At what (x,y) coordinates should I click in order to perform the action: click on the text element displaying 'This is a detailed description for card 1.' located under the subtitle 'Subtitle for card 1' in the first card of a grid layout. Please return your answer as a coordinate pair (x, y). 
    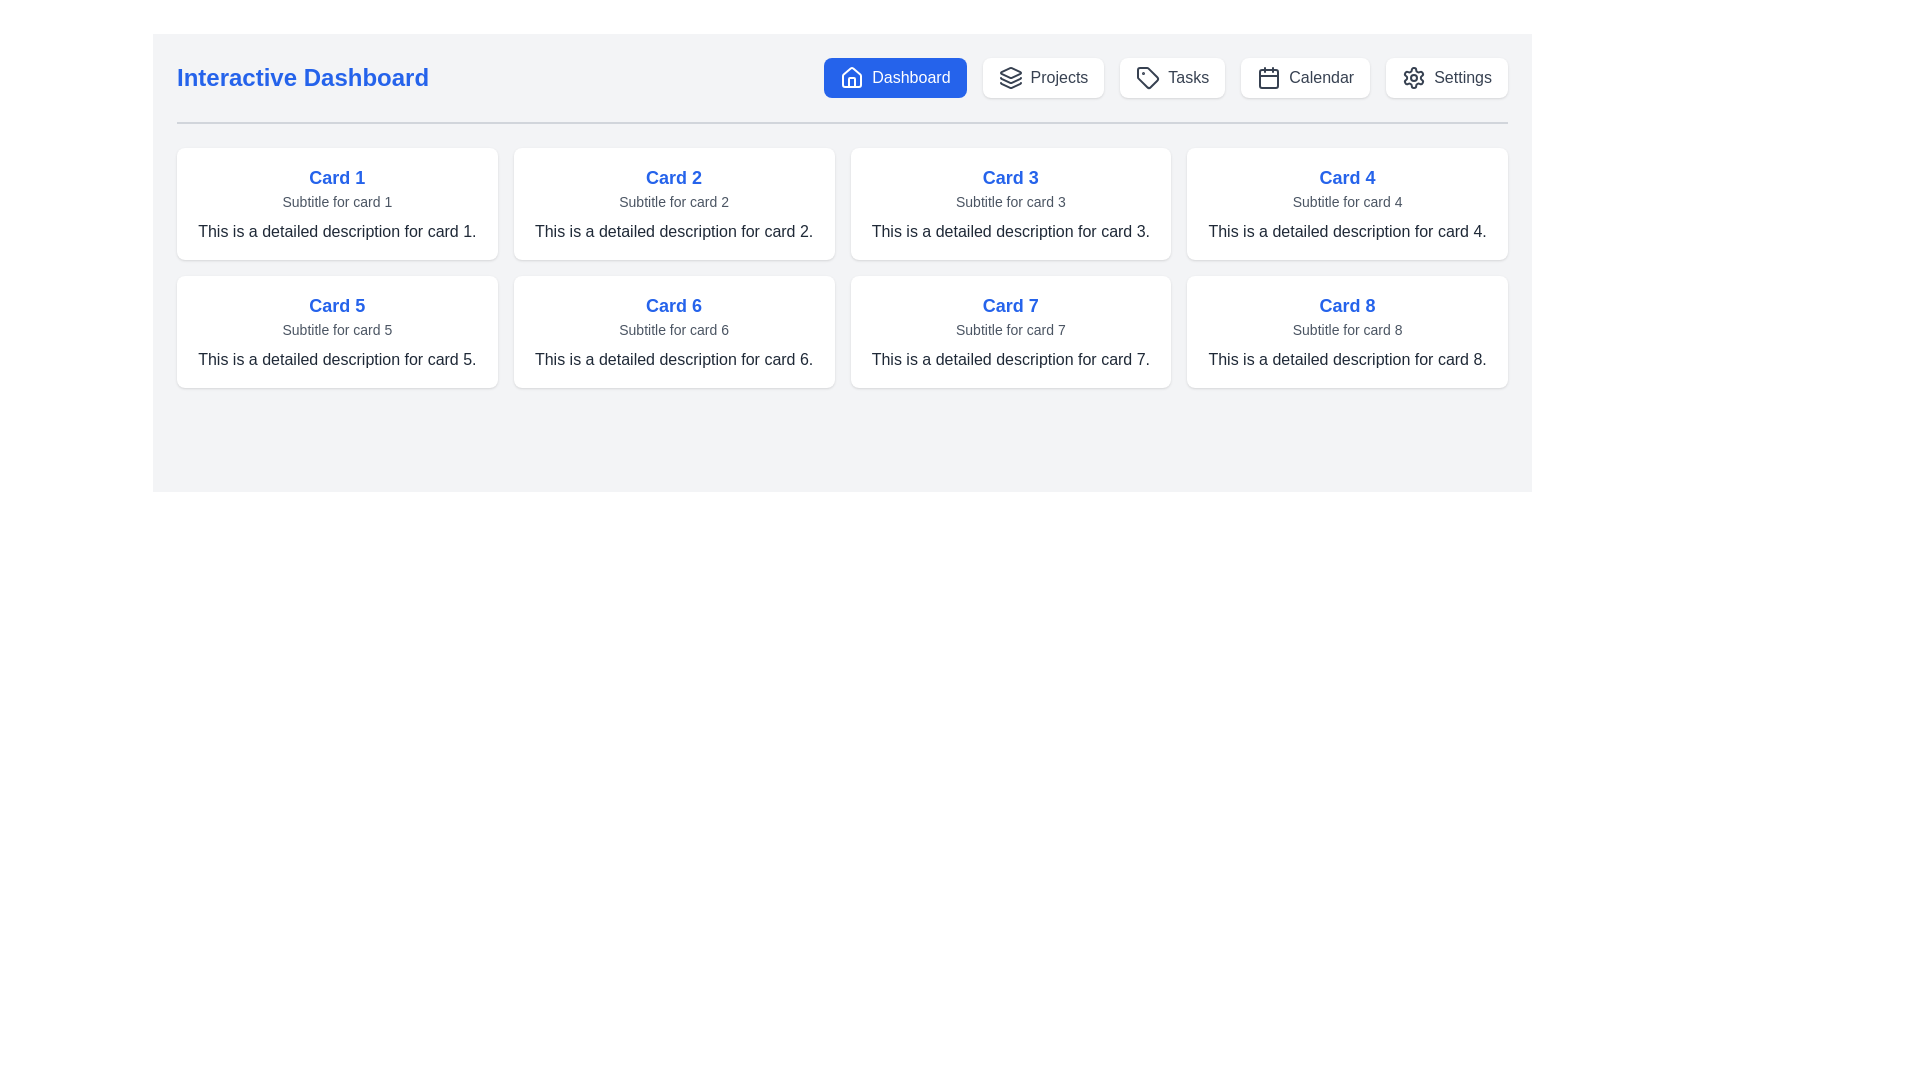
    Looking at the image, I should click on (337, 230).